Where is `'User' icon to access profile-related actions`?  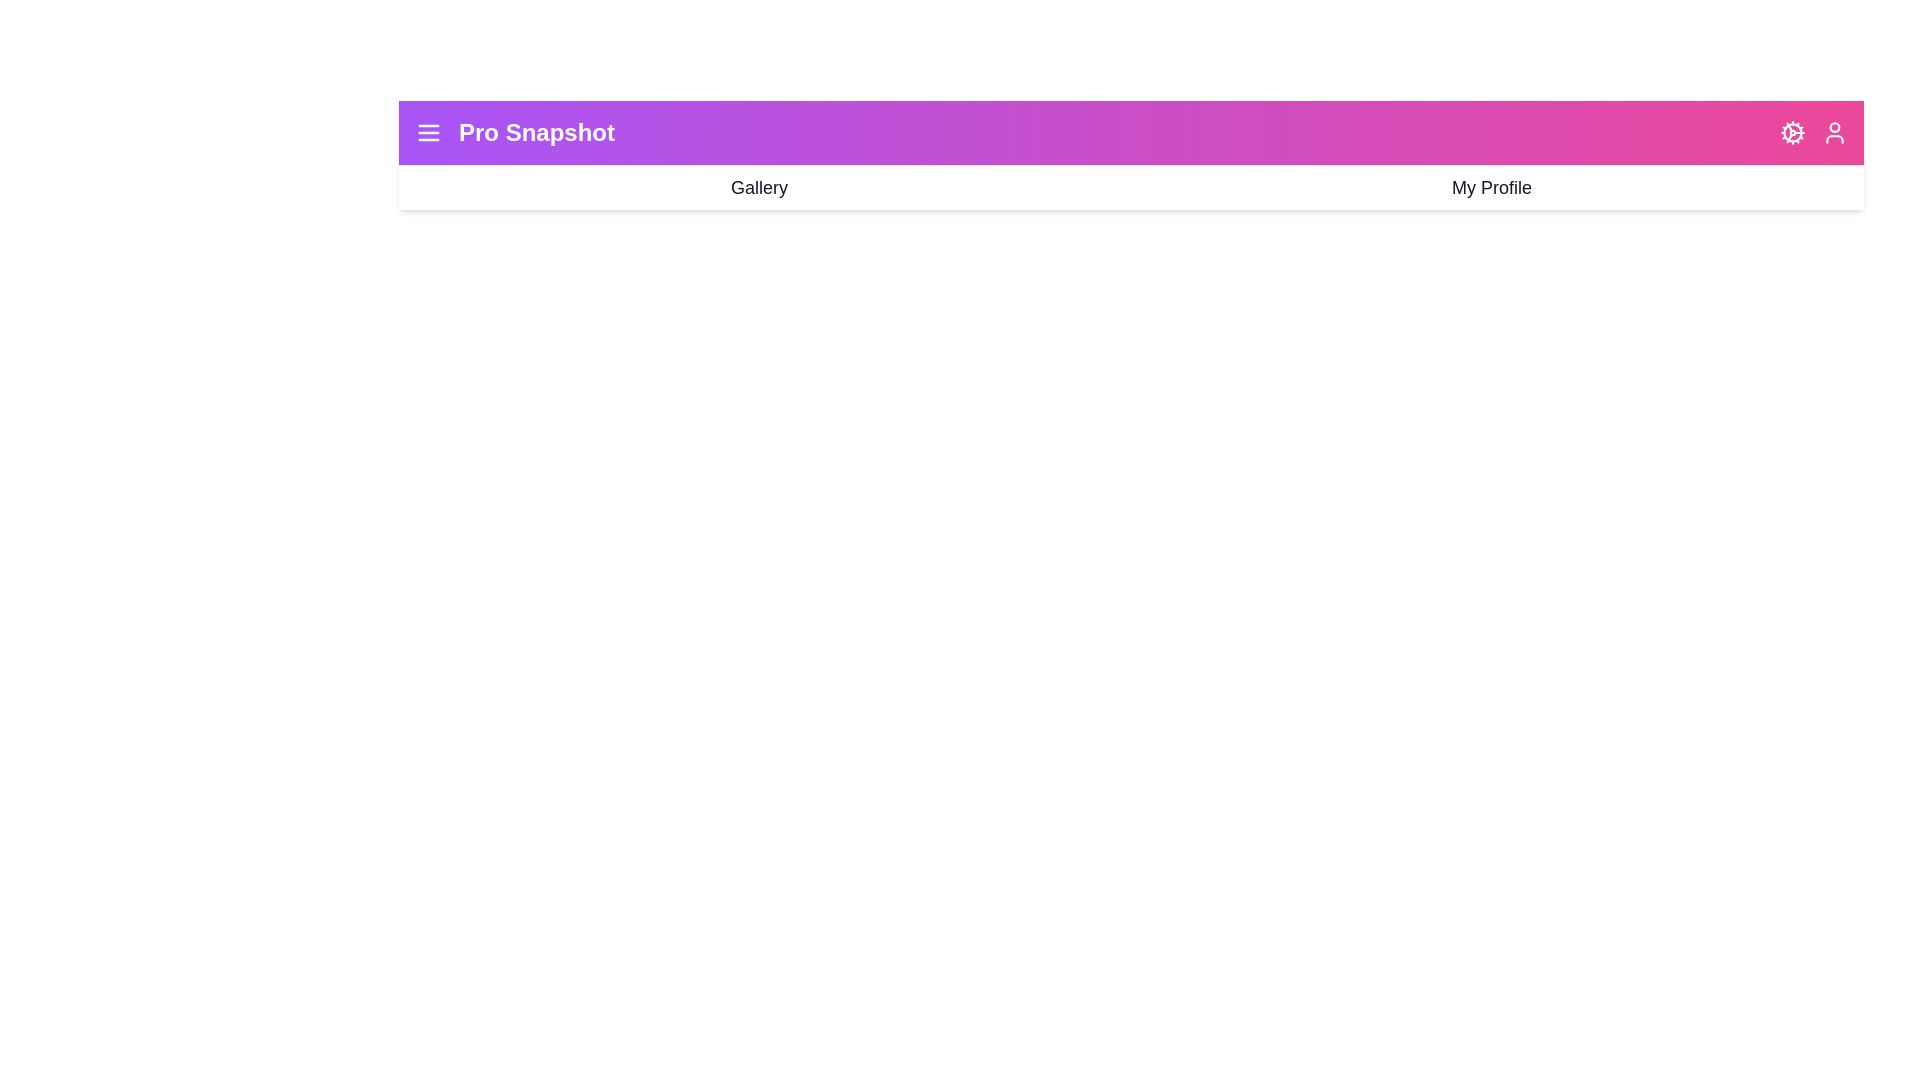 'User' icon to access profile-related actions is located at coordinates (1834, 132).